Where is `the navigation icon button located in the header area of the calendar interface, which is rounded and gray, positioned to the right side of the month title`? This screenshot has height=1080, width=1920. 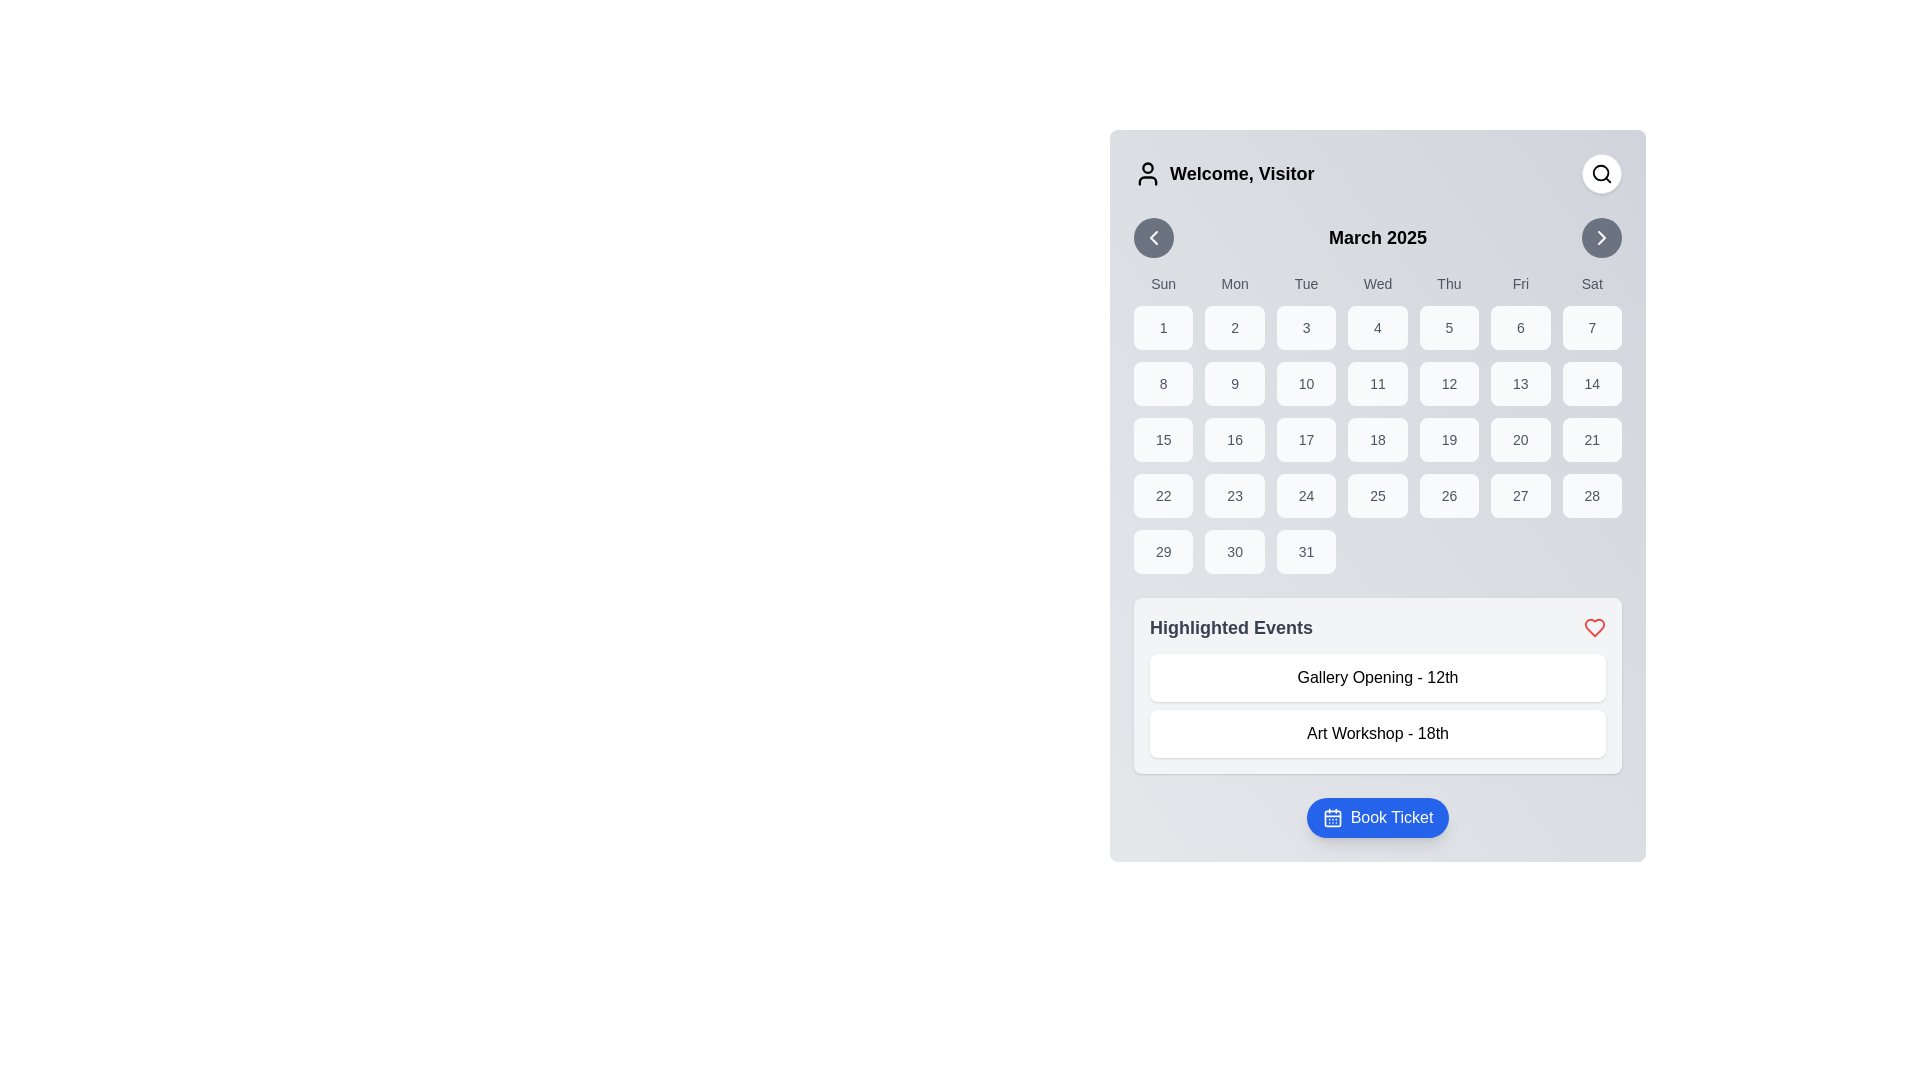
the navigation icon button located in the header area of the calendar interface, which is rounded and gray, positioned to the right side of the month title is located at coordinates (1602, 237).